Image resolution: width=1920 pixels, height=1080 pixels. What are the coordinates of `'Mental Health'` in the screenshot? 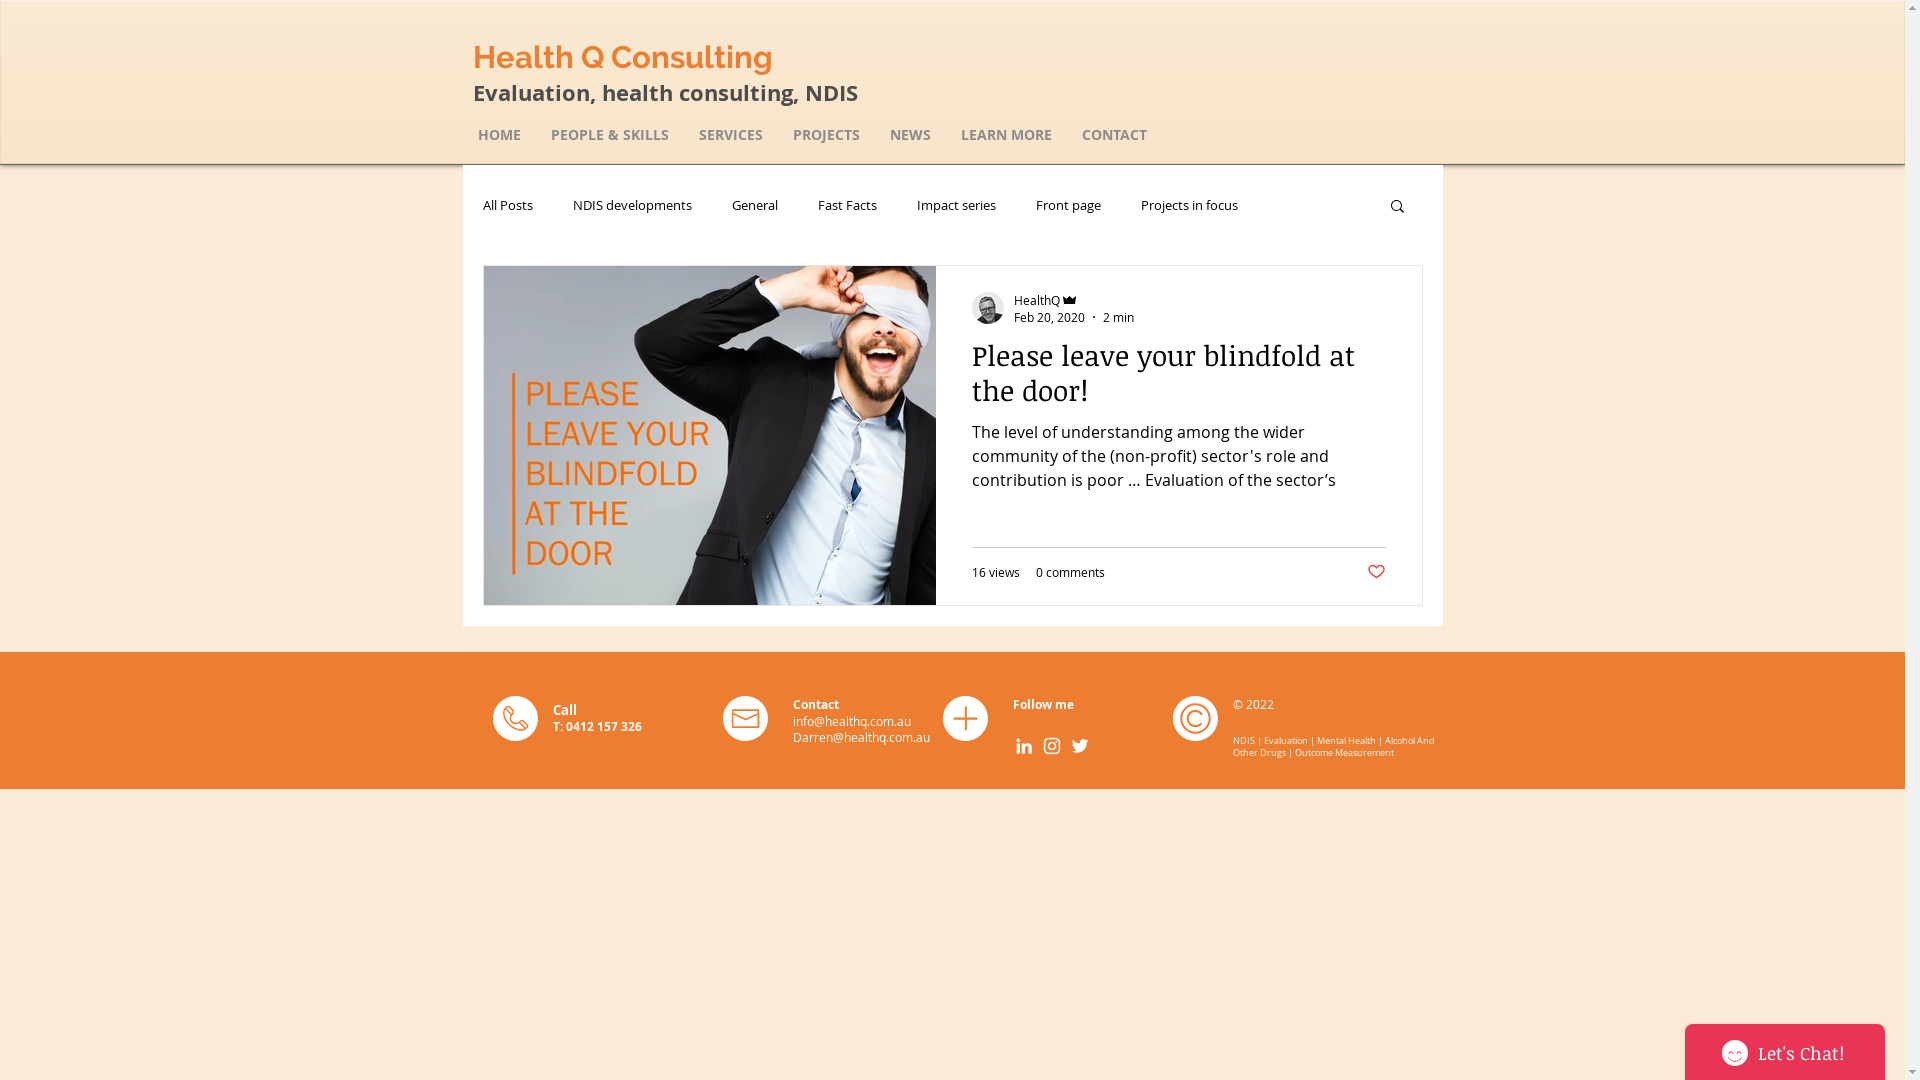 It's located at (1345, 740).